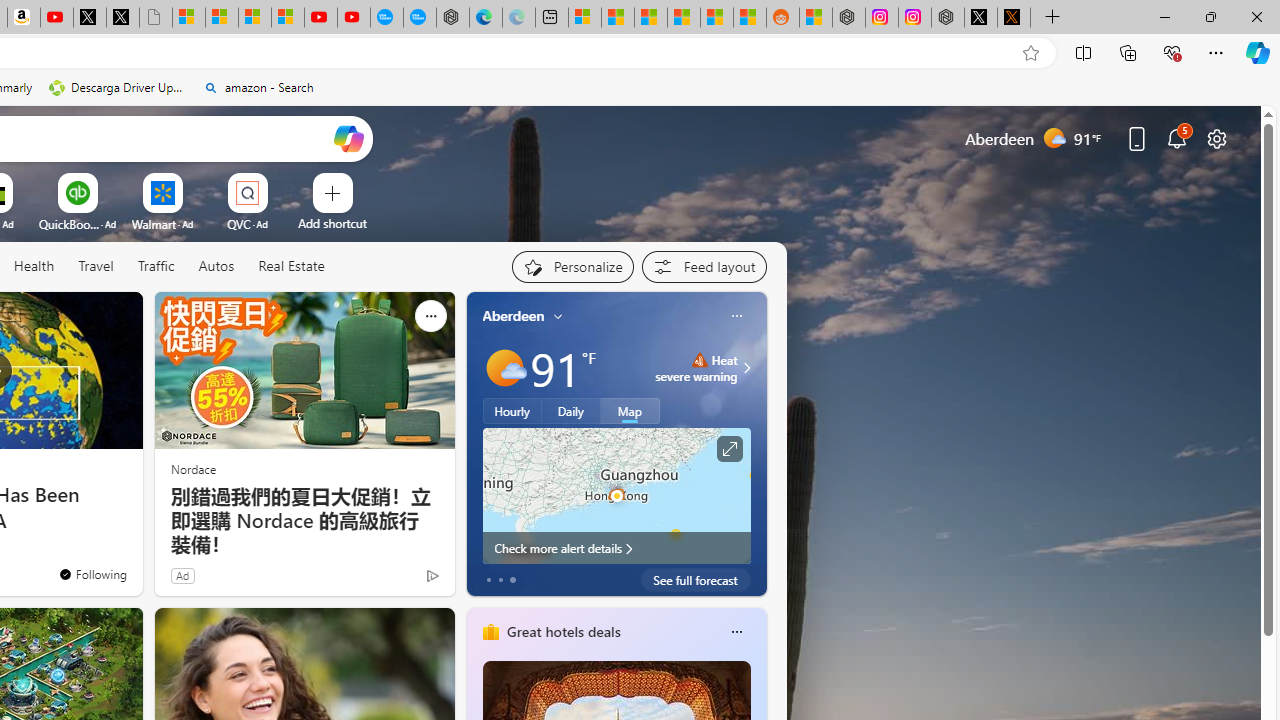 The image size is (1280, 720). What do you see at coordinates (353, 17) in the screenshot?
I see `'YouTube Kids - An App Created for Kids to Explore Content'` at bounding box center [353, 17].